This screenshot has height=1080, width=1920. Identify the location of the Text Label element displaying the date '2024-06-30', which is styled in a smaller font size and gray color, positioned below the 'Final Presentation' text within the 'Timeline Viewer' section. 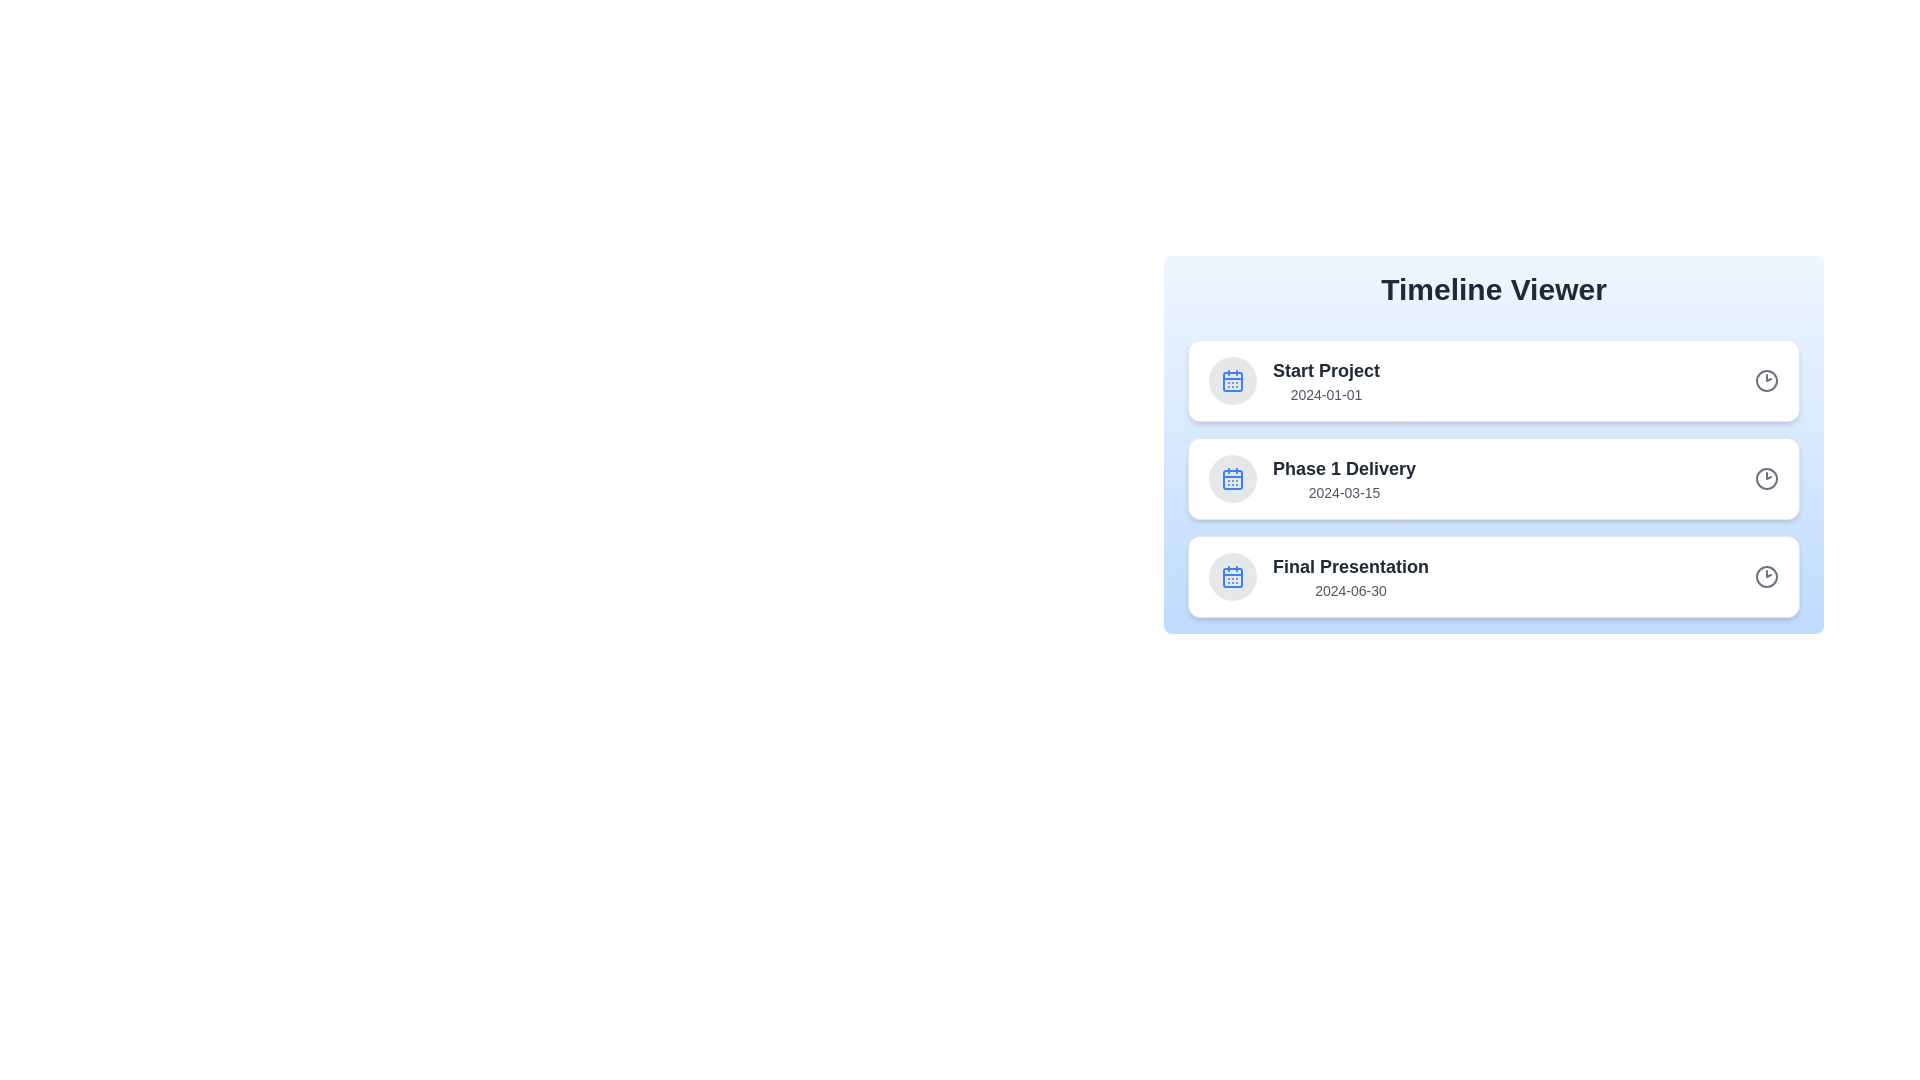
(1351, 589).